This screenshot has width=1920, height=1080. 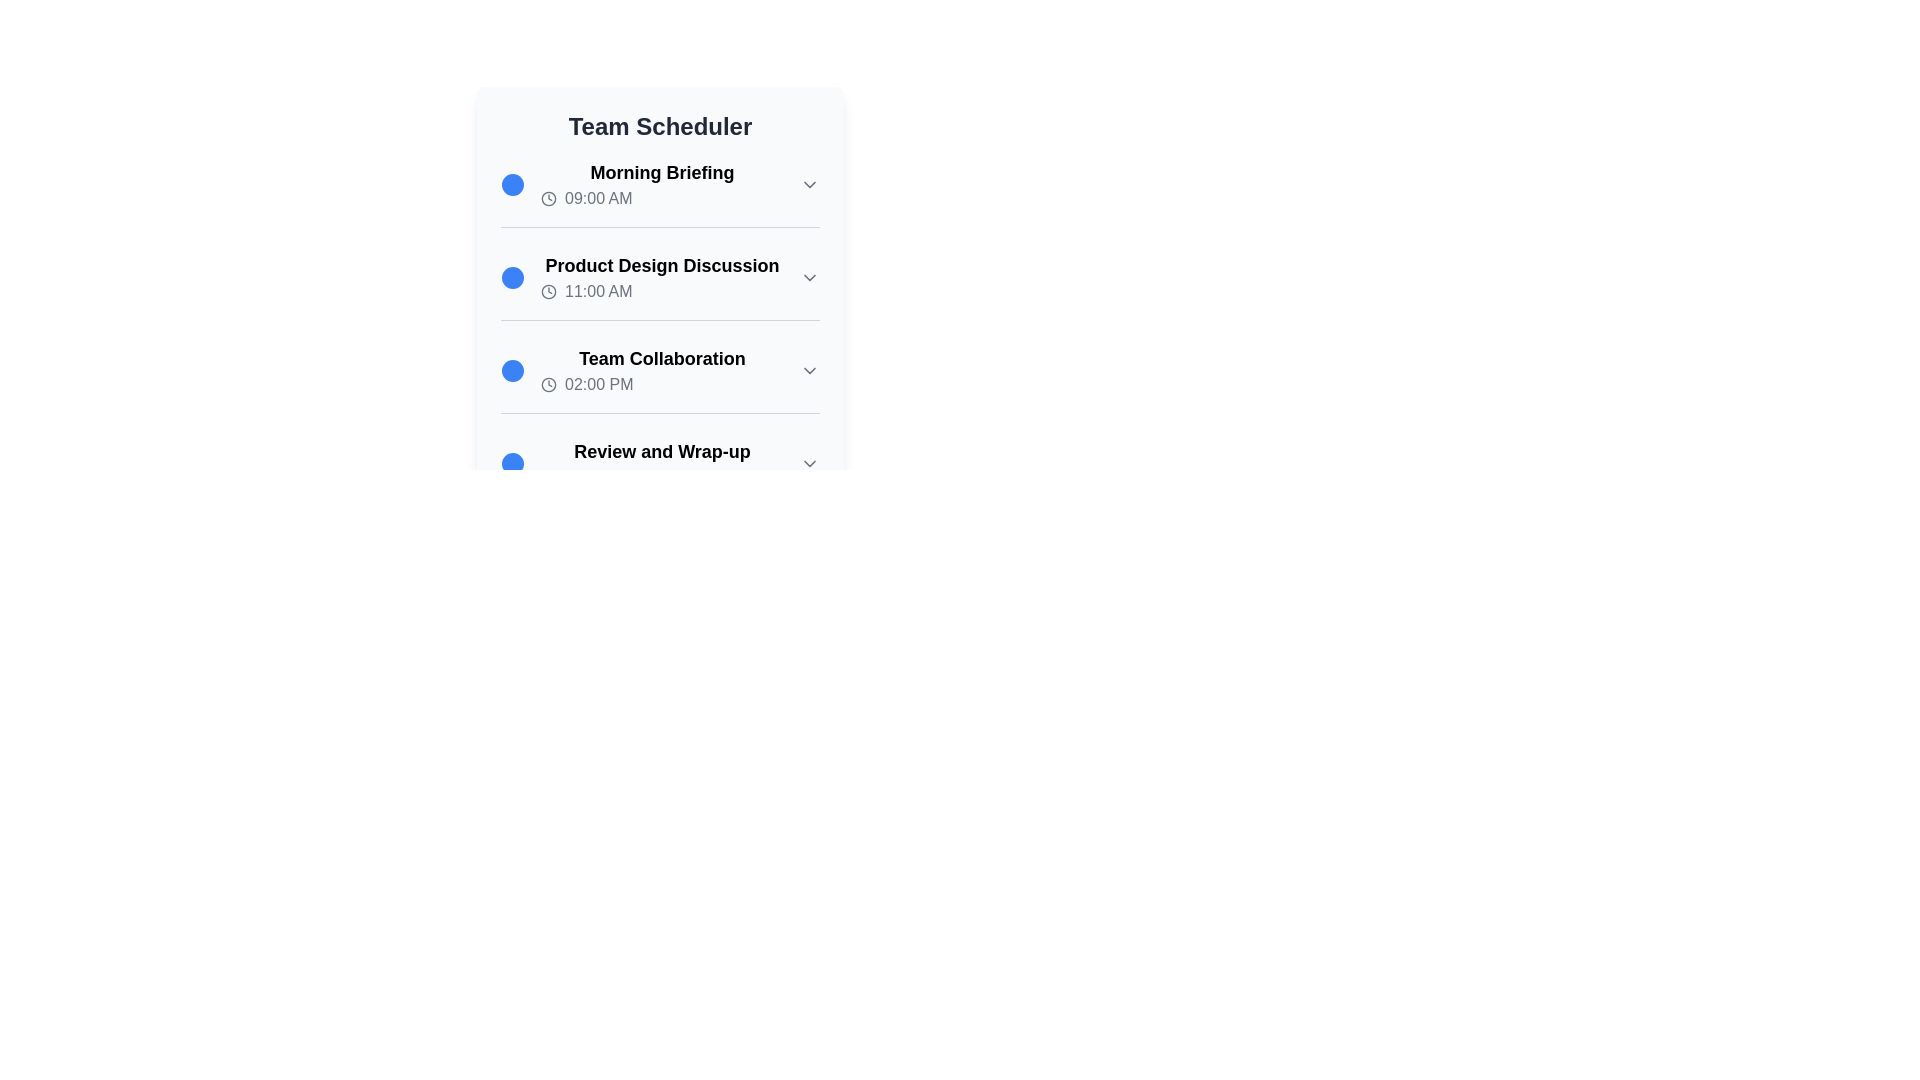 I want to click on the text label displaying 'Review and Wrap-up', which is a bold heading above '04:30 PM' in a vertical list of scheduled items, so click(x=662, y=451).